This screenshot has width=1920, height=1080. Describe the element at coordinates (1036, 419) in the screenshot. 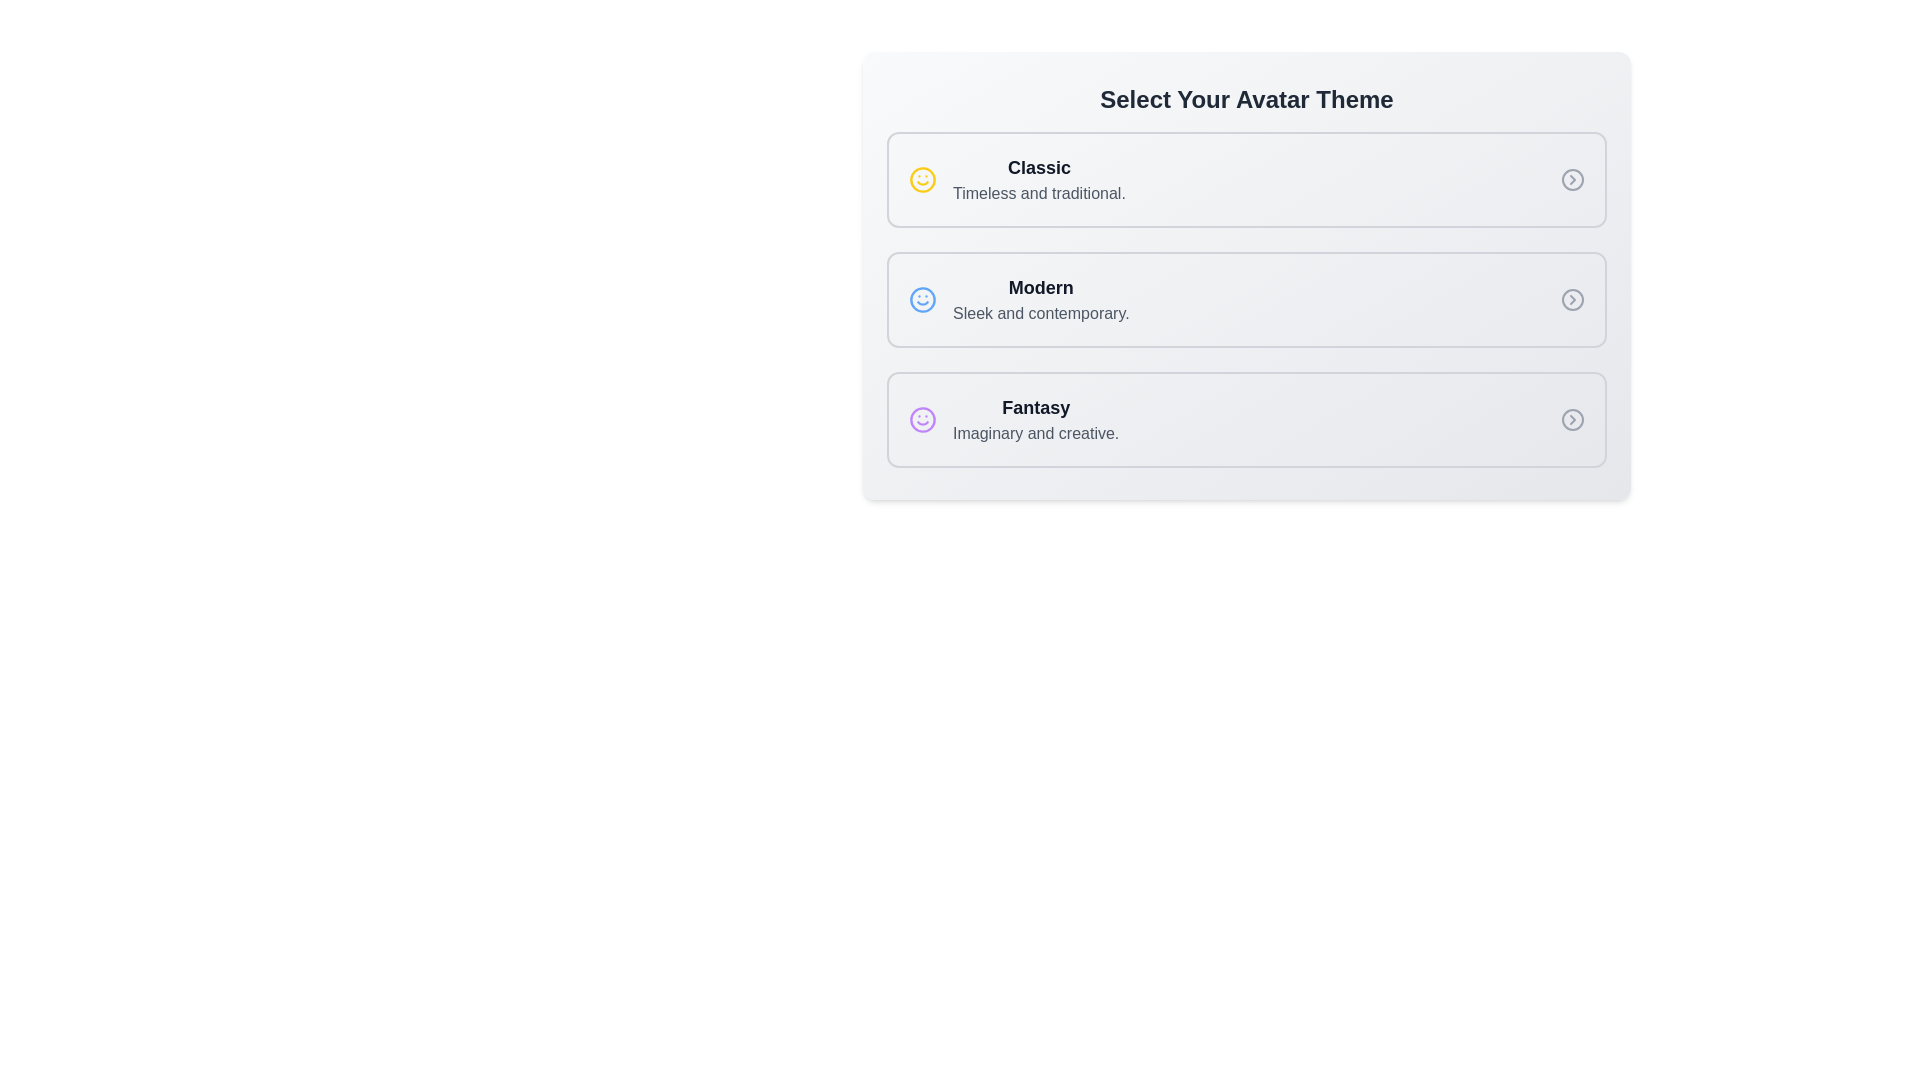

I see `the text label element titled 'Fantasy' with the subtitle 'Imaginary and creative', located in the third card of a vertical list of options` at that location.